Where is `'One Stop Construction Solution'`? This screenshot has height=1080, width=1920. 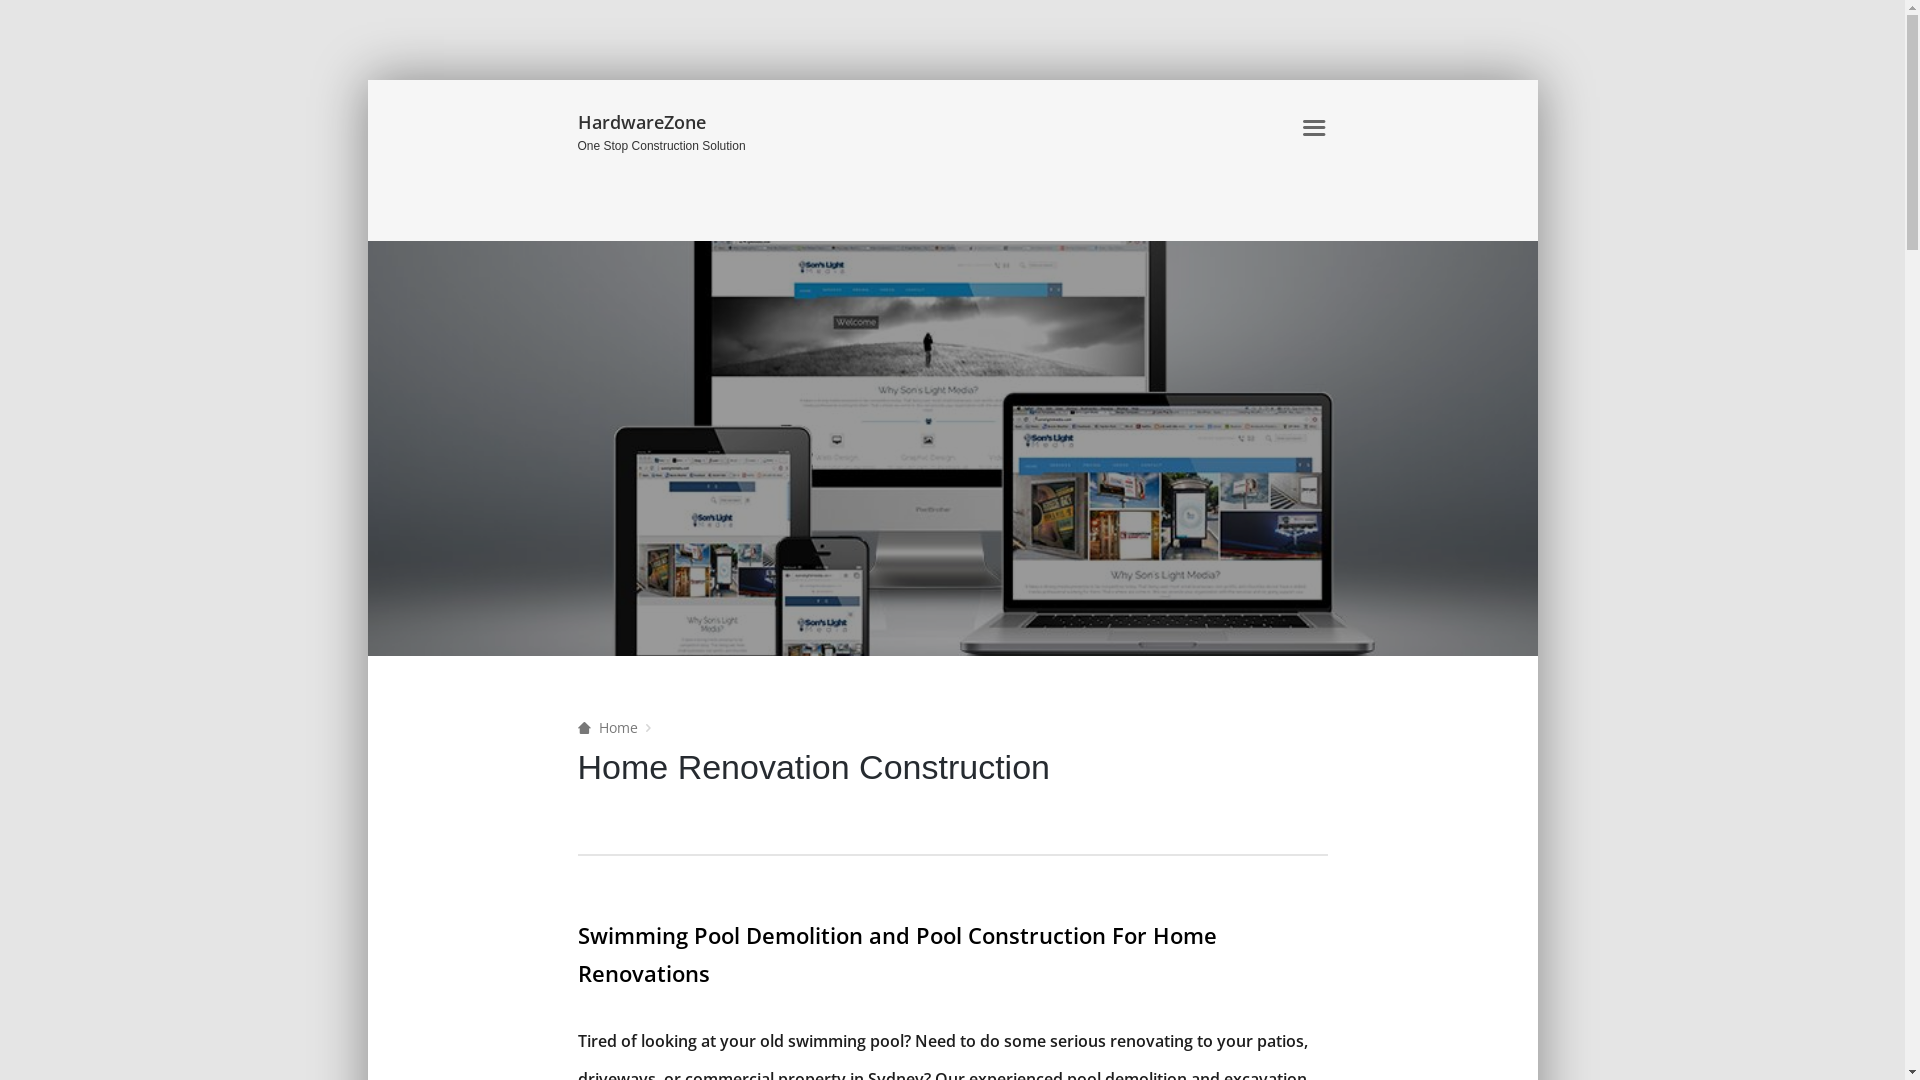
'One Stop Construction Solution' is located at coordinates (576, 146).